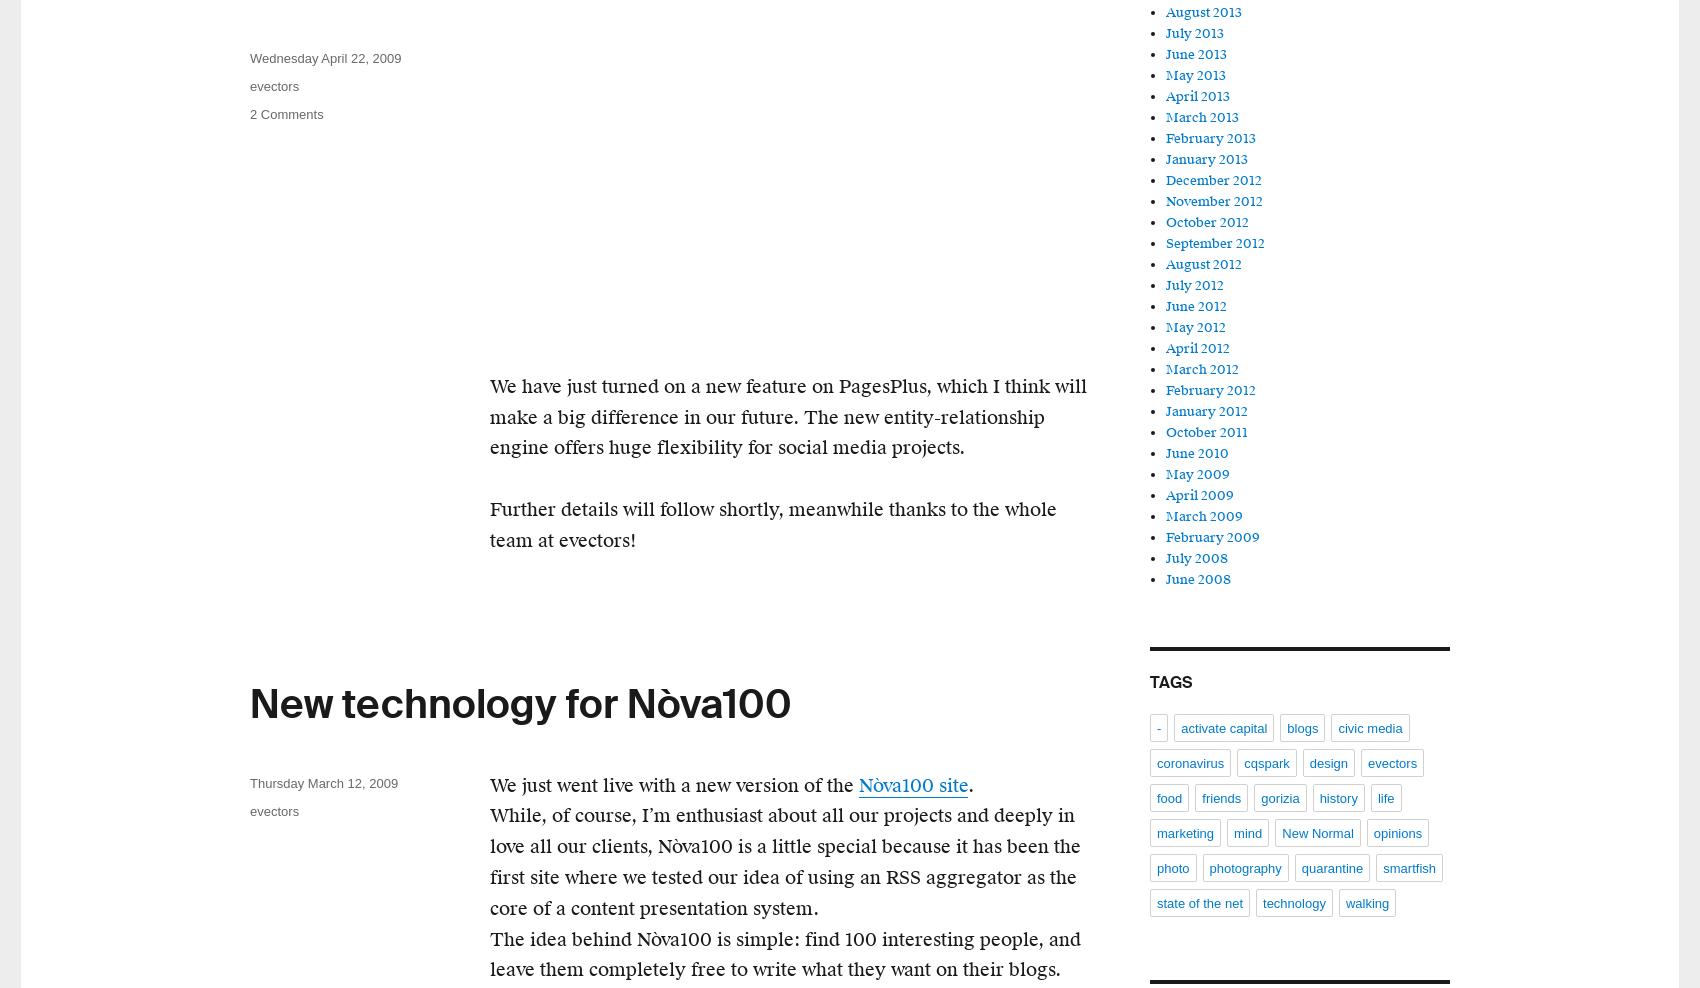 This screenshot has height=988, width=1700. I want to click on 'March 2009', so click(1203, 516).